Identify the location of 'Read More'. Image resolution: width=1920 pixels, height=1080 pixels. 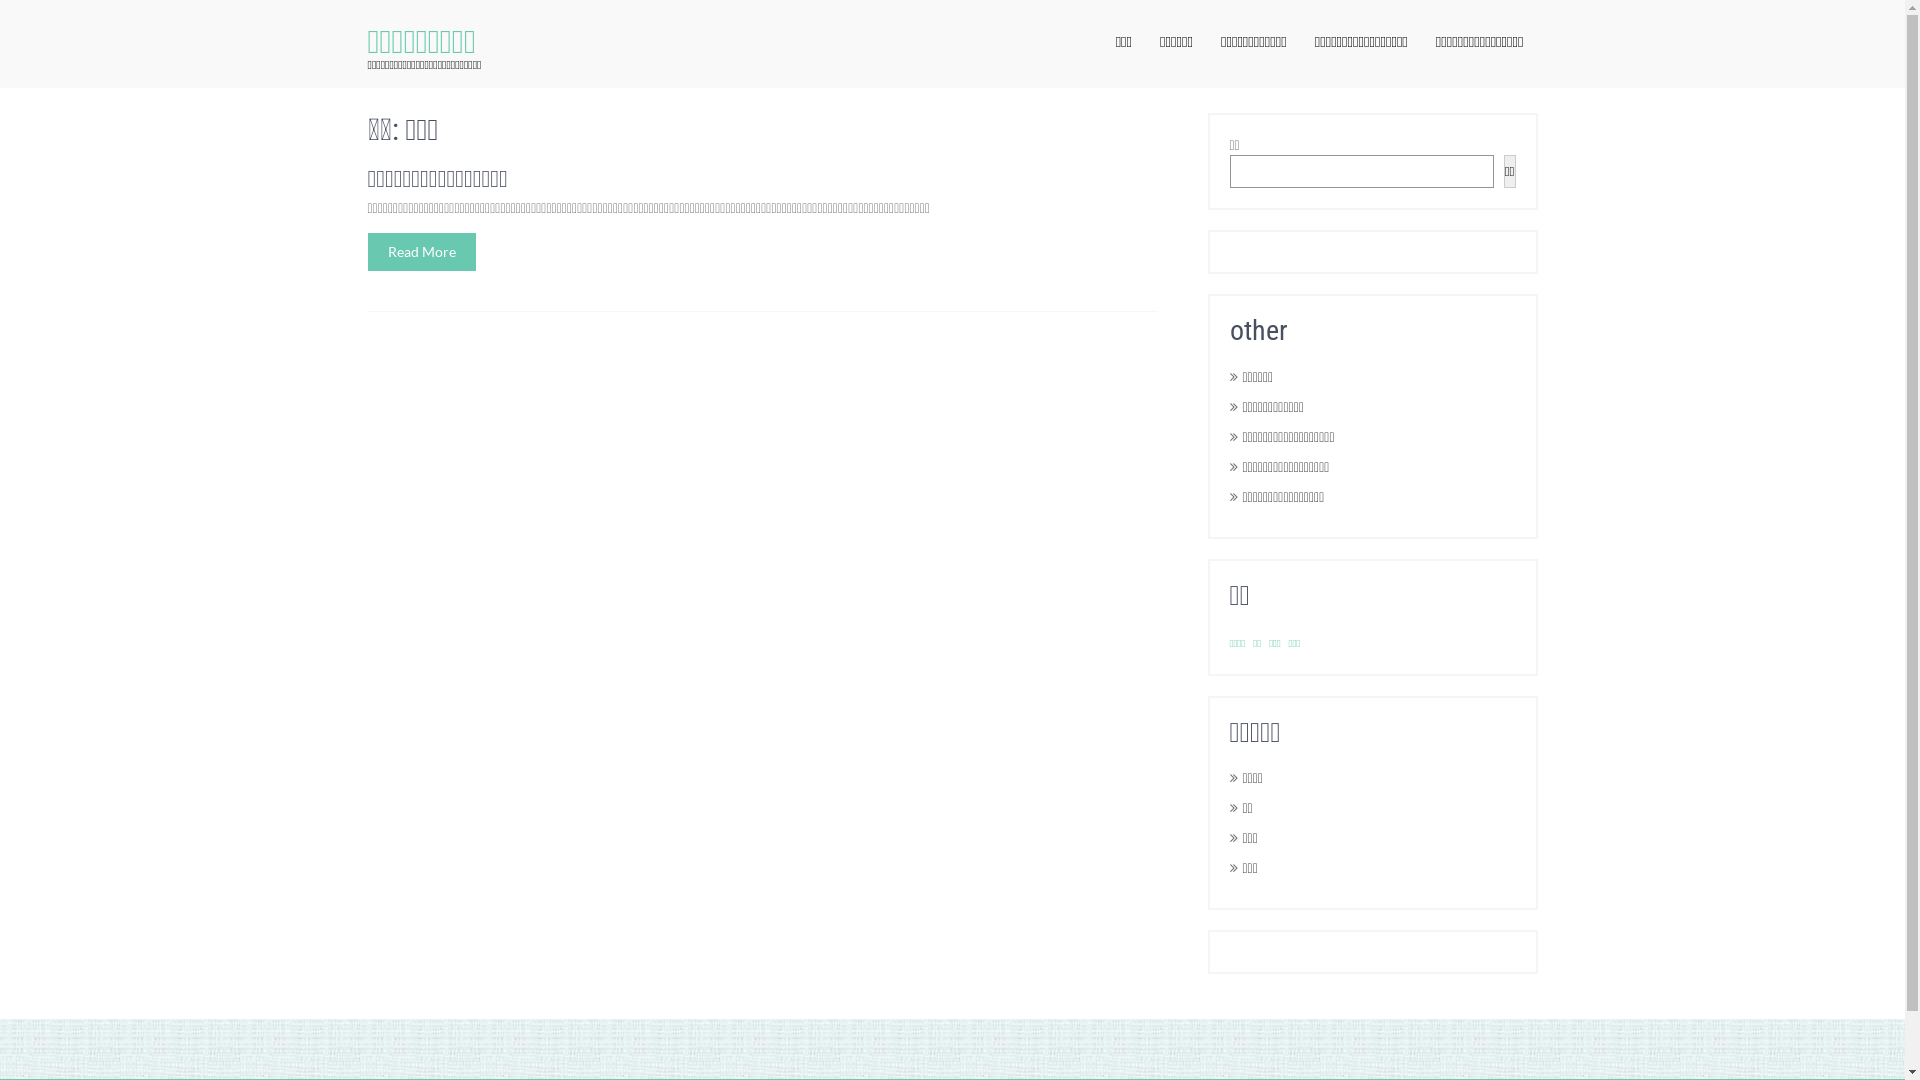
(368, 250).